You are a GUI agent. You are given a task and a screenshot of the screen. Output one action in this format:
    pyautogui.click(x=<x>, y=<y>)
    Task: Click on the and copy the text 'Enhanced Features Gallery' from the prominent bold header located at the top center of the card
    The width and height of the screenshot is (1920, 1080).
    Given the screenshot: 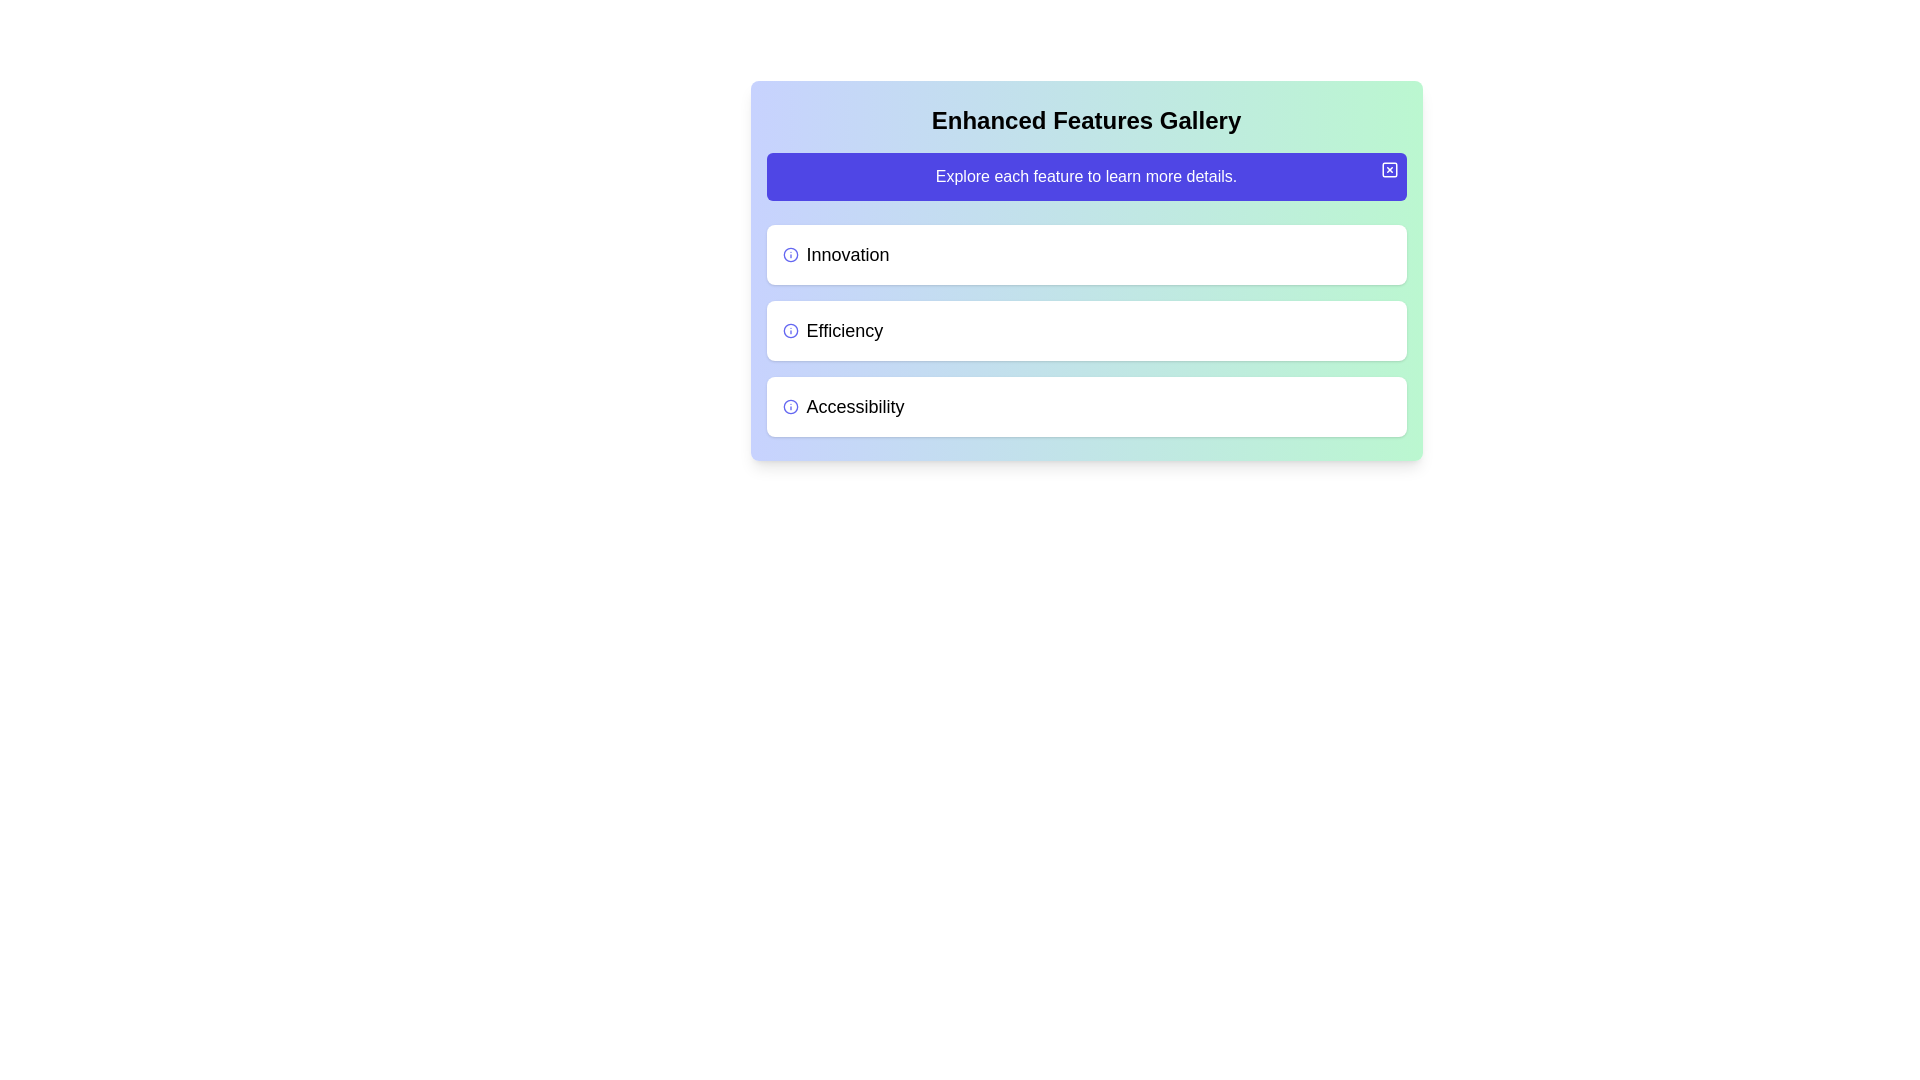 What is the action you would take?
    pyautogui.click(x=1085, y=120)
    